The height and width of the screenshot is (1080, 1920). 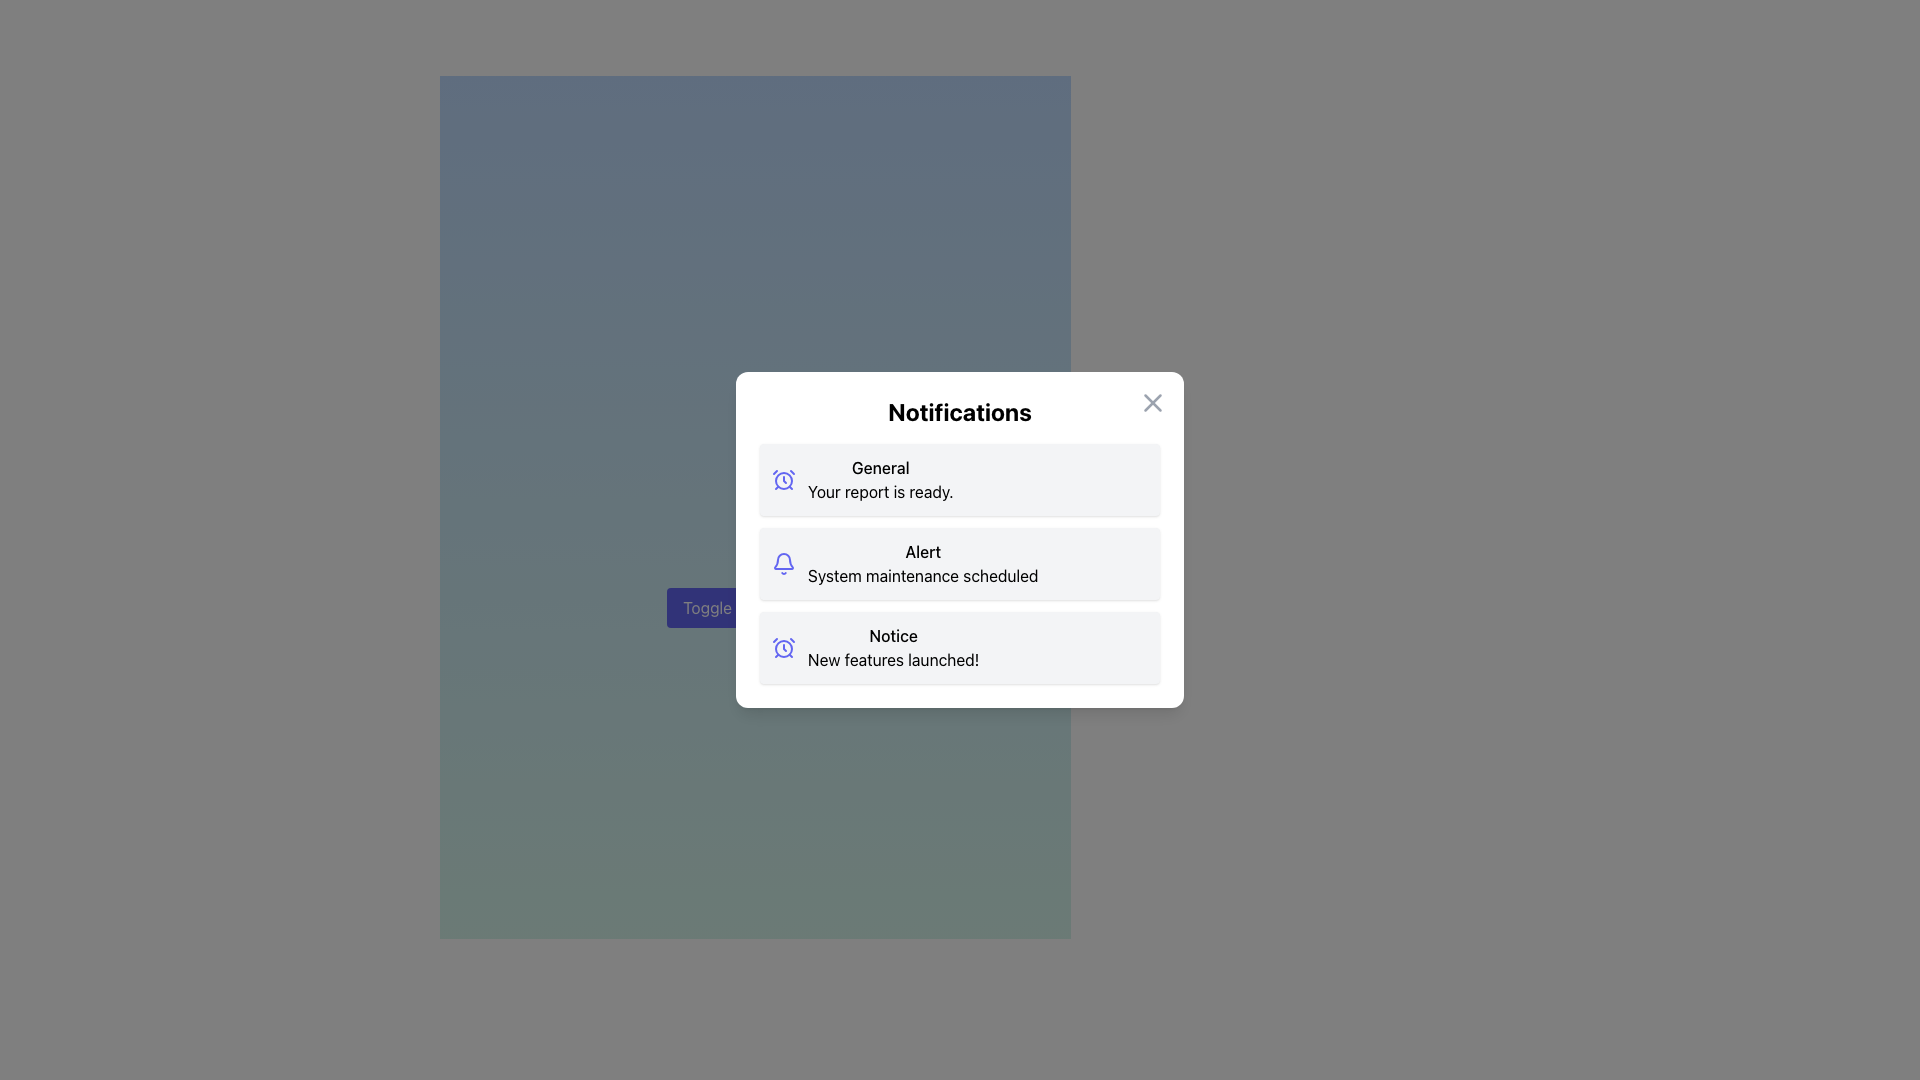 I want to click on the static text element that reads 'Your report is ready.', located under the 'General' label in the first notification card, so click(x=880, y=492).